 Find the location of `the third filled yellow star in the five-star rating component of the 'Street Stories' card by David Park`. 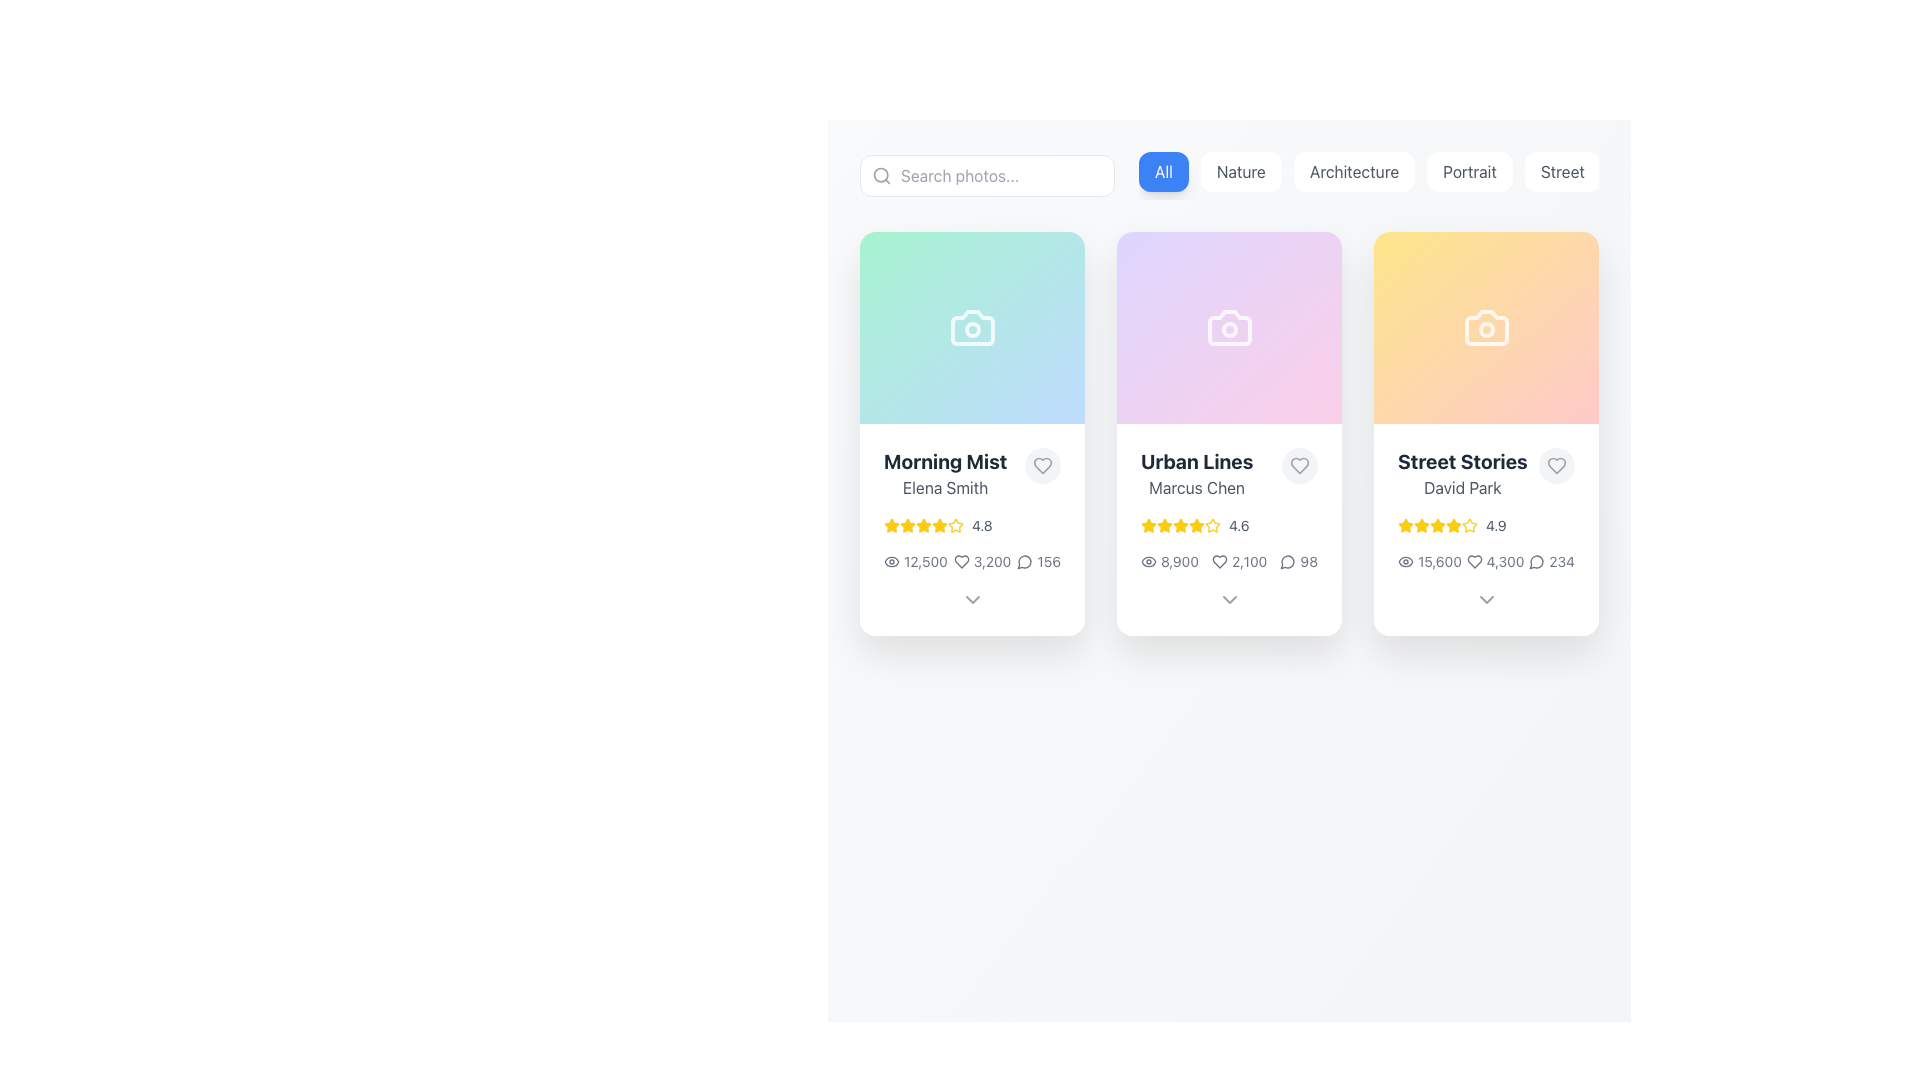

the third filled yellow star in the five-star rating component of the 'Street Stories' card by David Park is located at coordinates (1437, 524).